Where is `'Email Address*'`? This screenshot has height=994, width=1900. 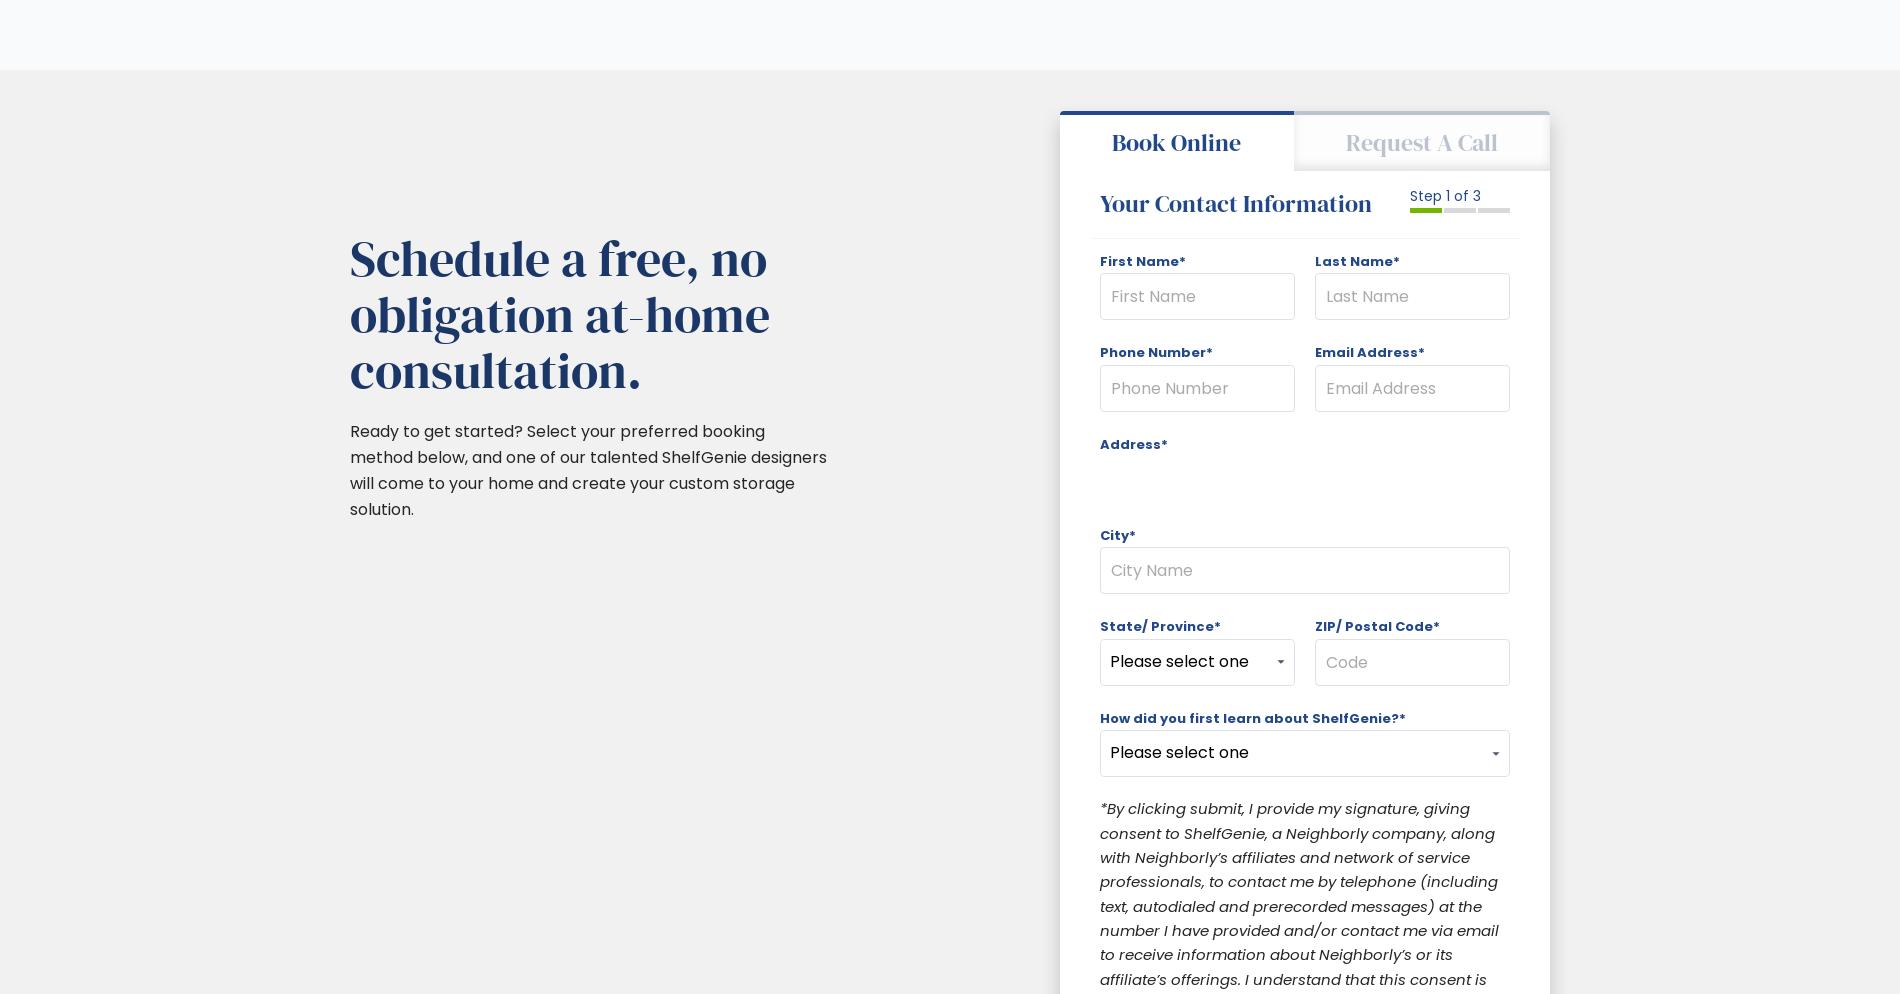 'Email Address*' is located at coordinates (1369, 351).